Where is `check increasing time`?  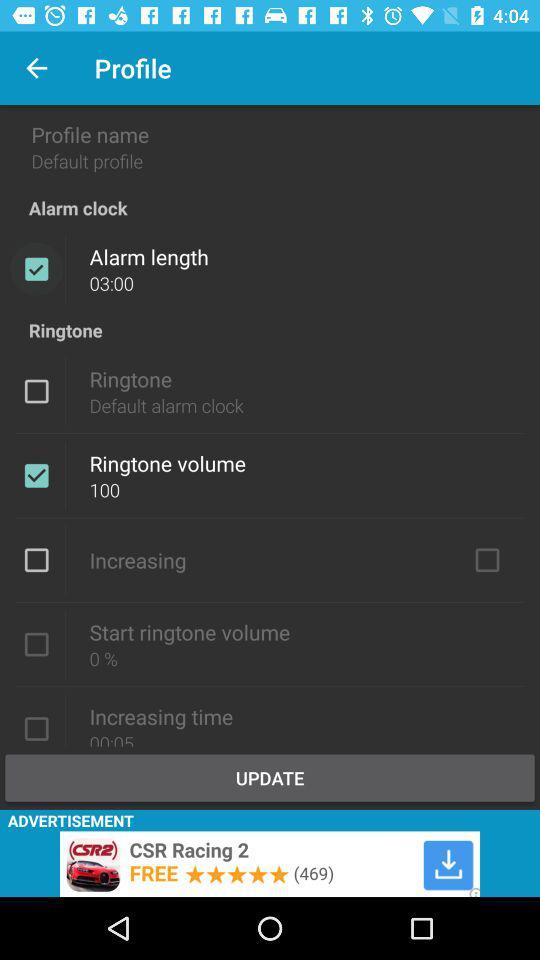
check increasing time is located at coordinates (36, 726).